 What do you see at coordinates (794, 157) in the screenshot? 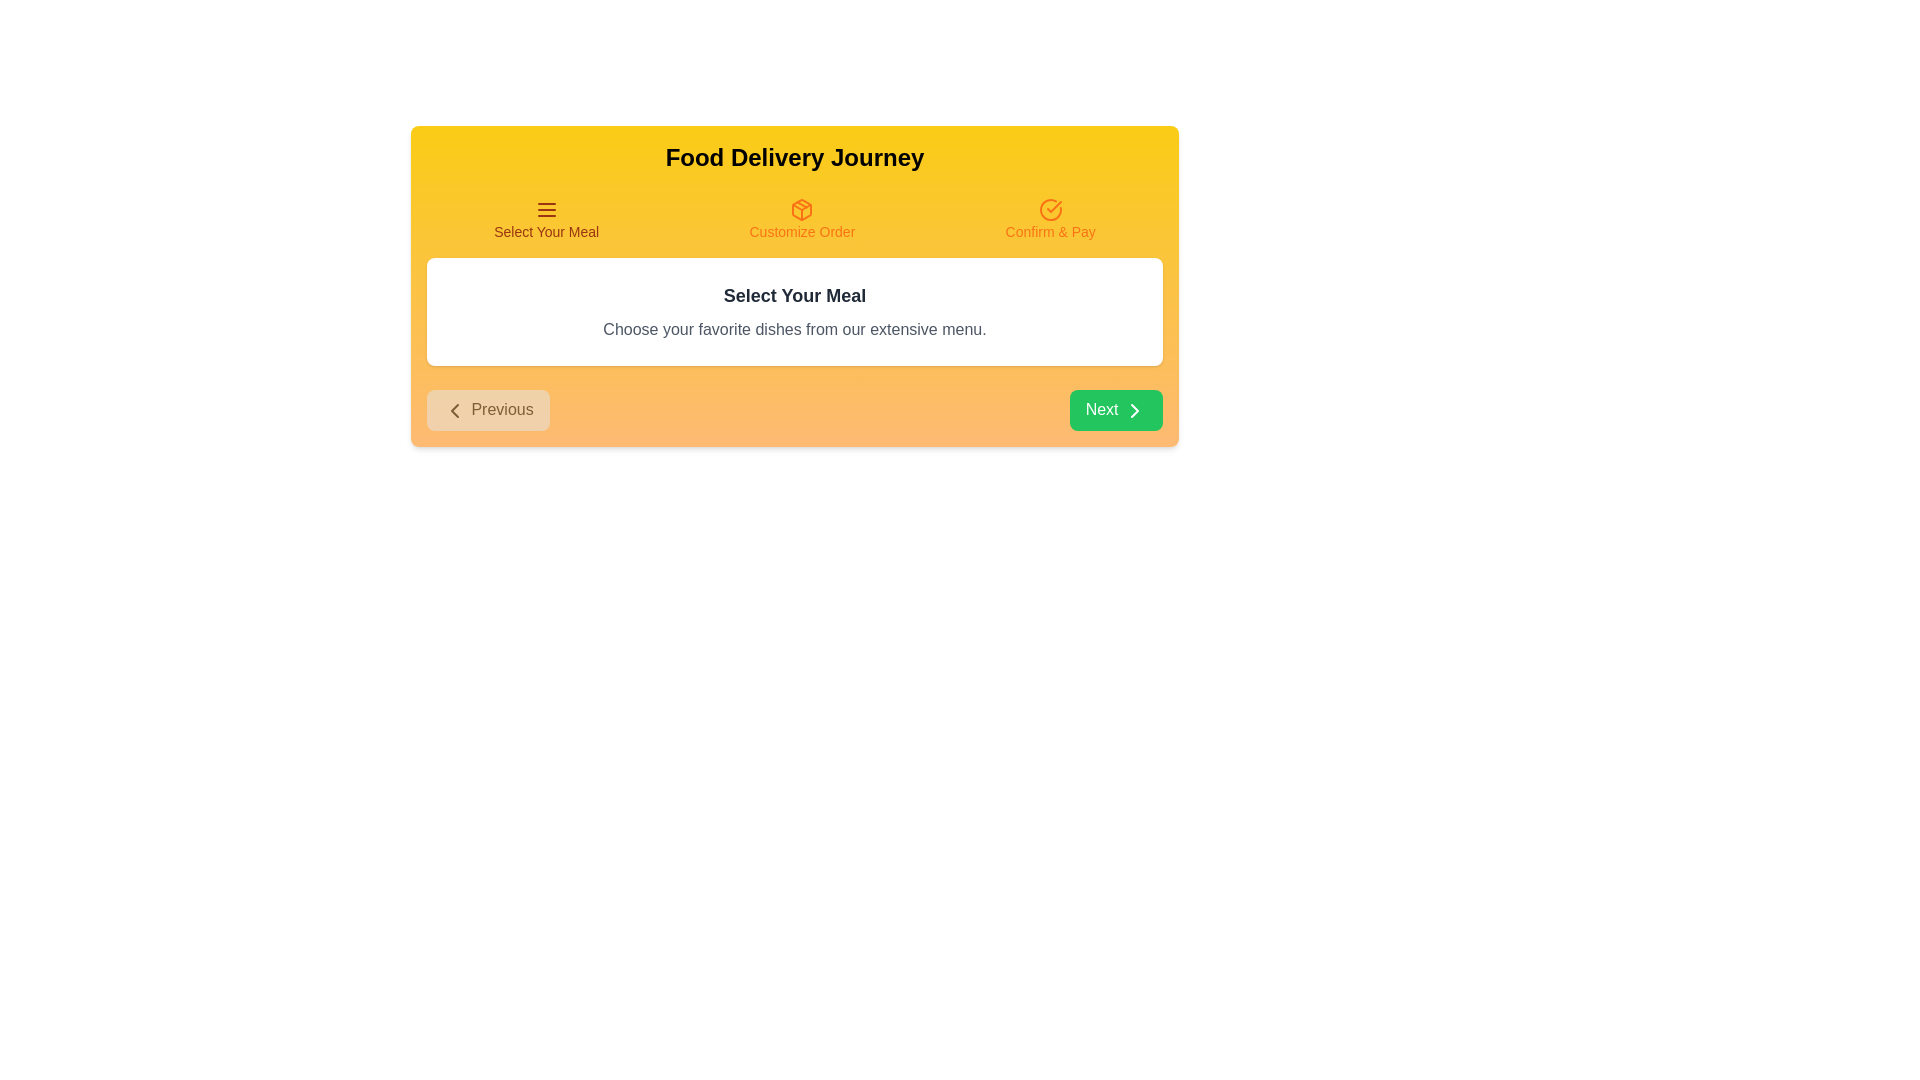
I see `text content of the title label located at the top center of the card component with a gradient background from yellow to orange, which precedes options for meal selection` at bounding box center [794, 157].